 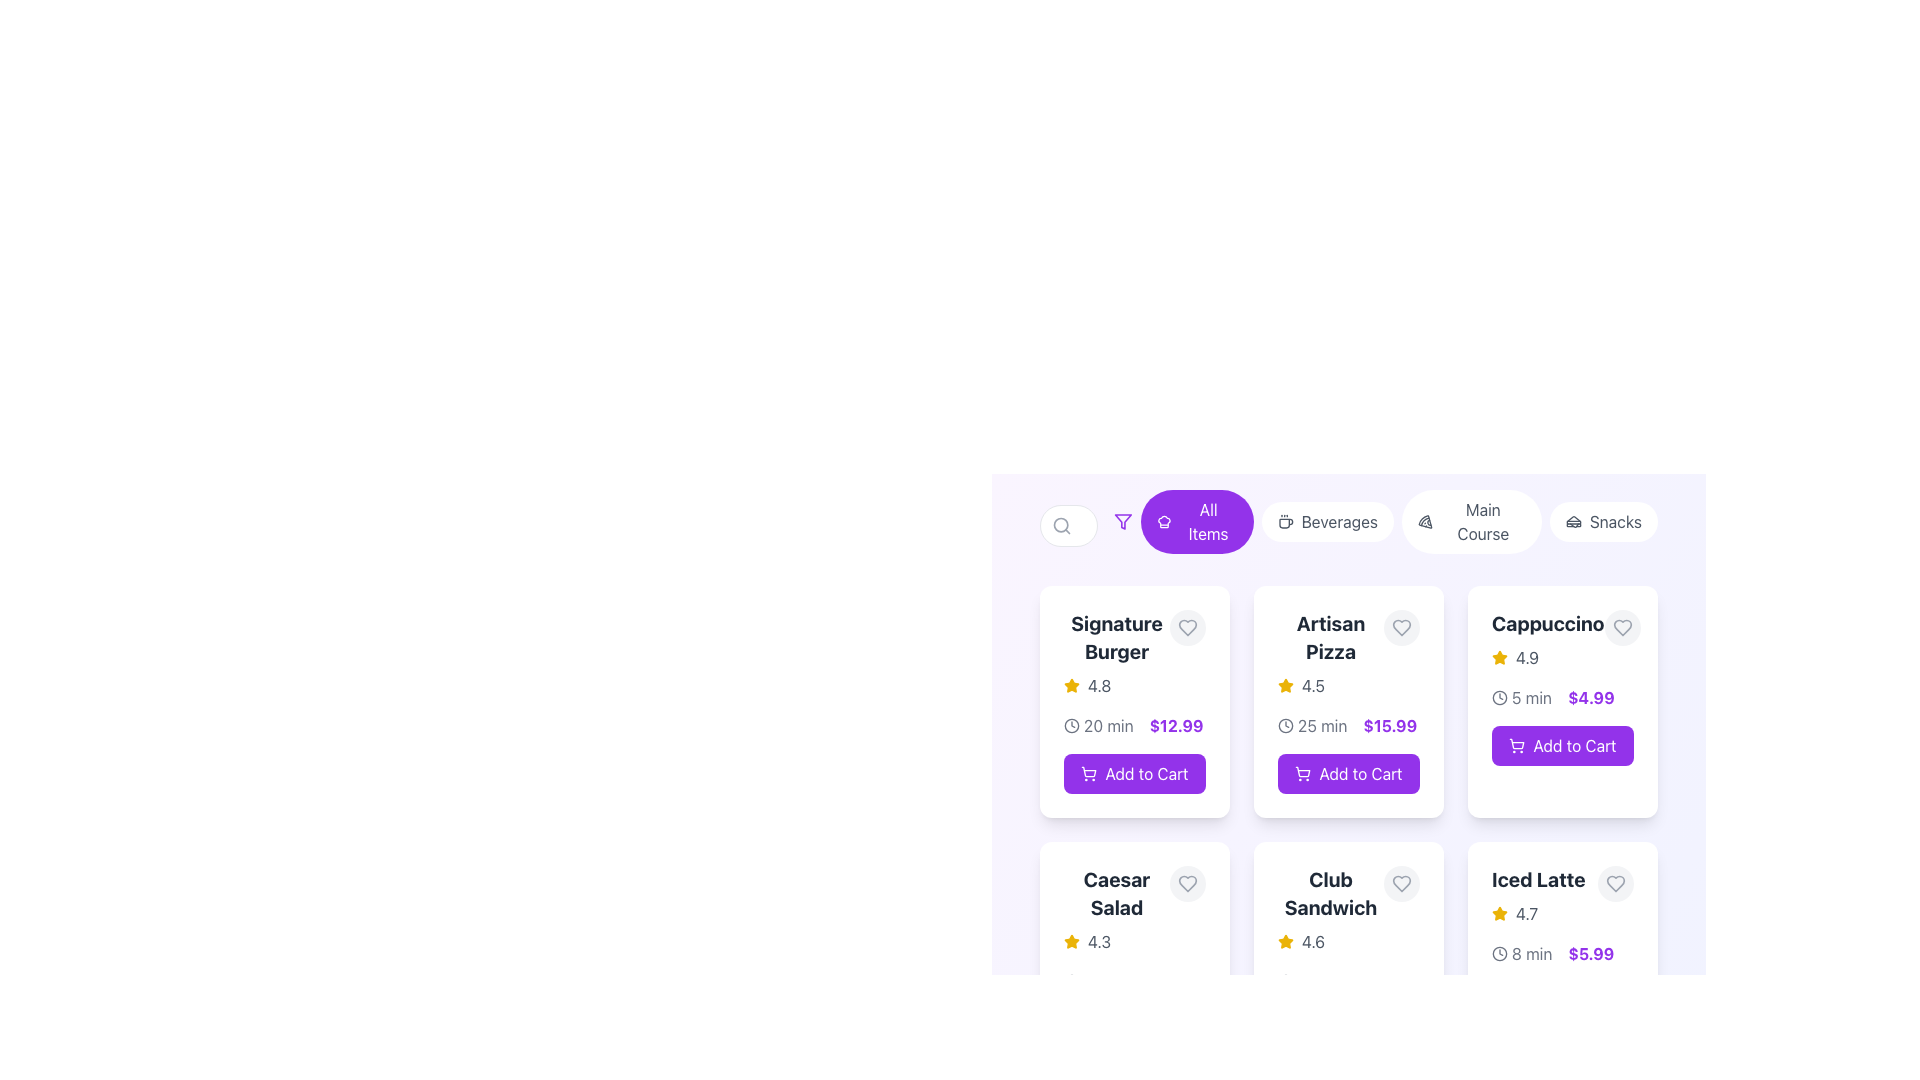 What do you see at coordinates (1499, 697) in the screenshot?
I see `the clock icon representing preparation time for the item, situated to the left of the text '5 min' within the 'Cappuccino' card` at bounding box center [1499, 697].